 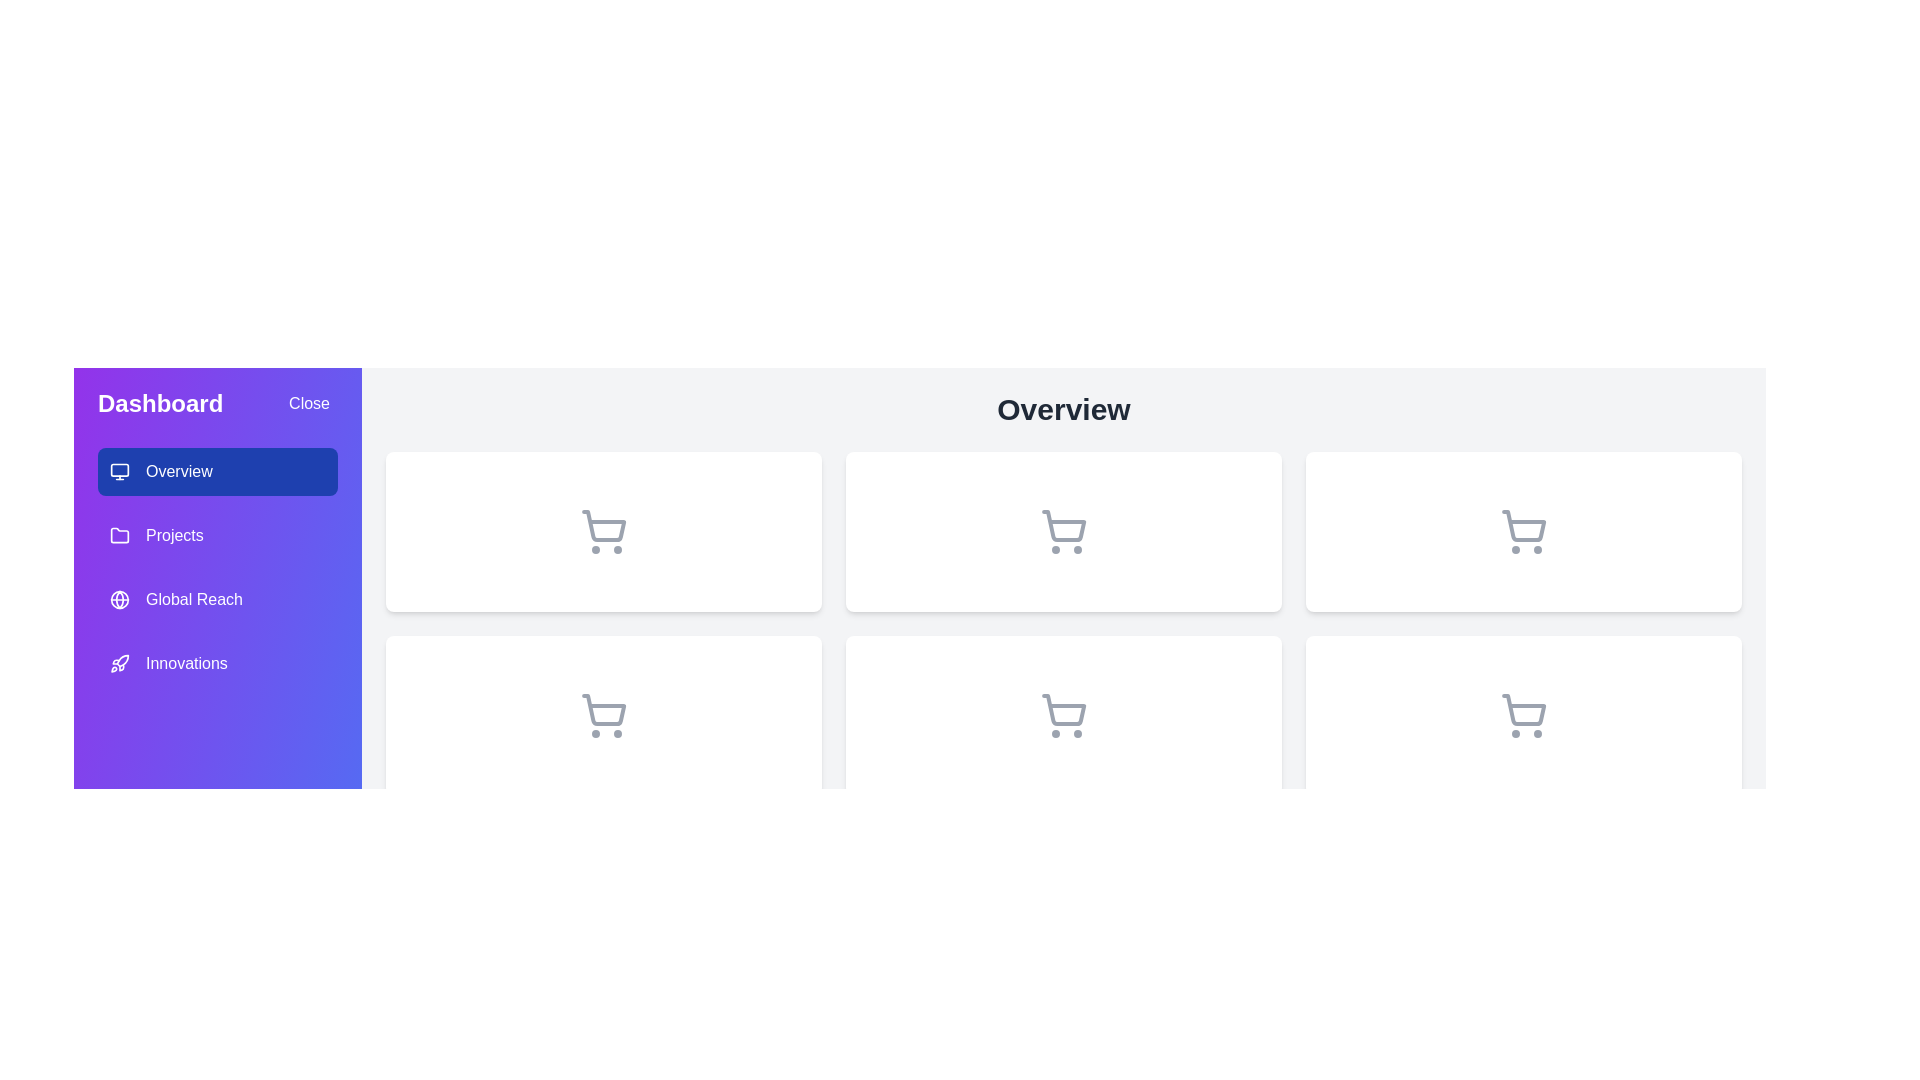 I want to click on the menu section Innovations by clicking on its corresponding menu item, so click(x=217, y=663).